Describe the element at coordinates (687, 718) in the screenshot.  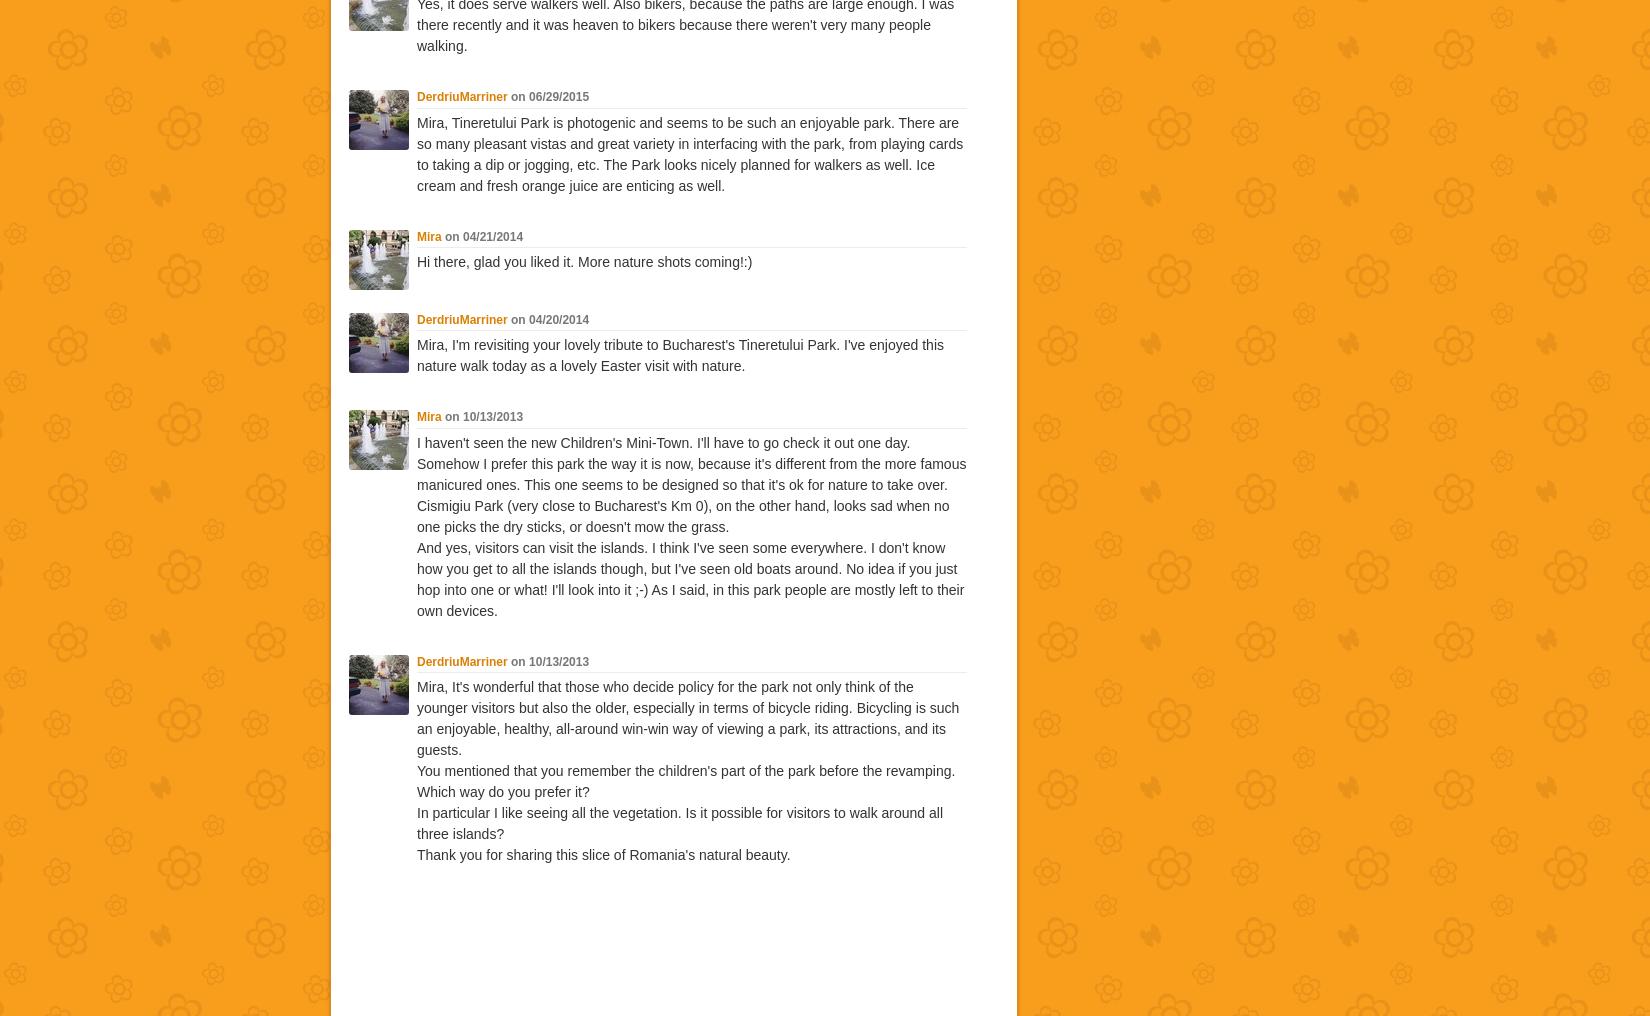
I see `'Mira, It's wonderful that those who decide policy for the park not only think of the younger visitors but also the older, especially in terms of bicycle riding. Bicycling is such an enjoyable, healthy, all-around win-win way of viewing a park, its attractions, and its guests.'` at that location.